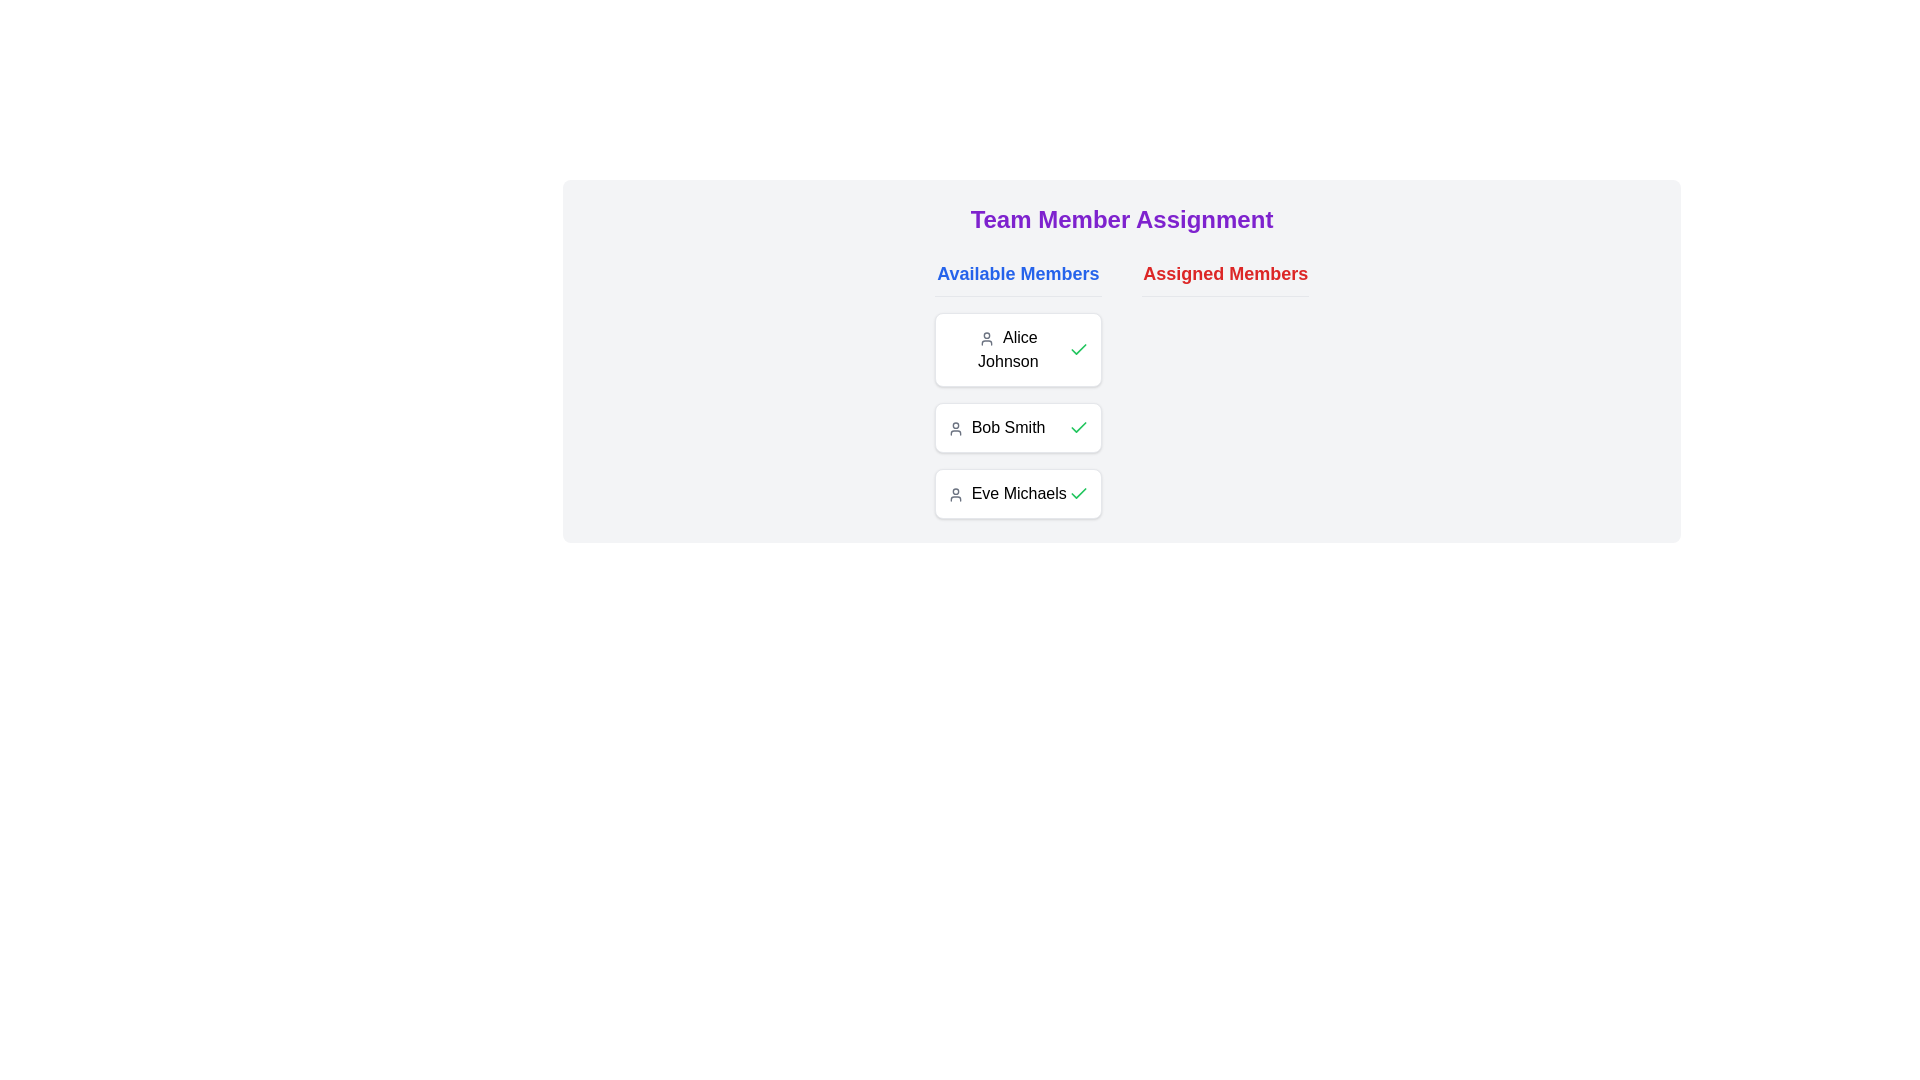 The height and width of the screenshot is (1080, 1920). I want to click on the Text Label with Icon displaying 'Bob Smith' for additional details, which is the second entry in the 'Available Members' column, located between 'Alice Johnson' and 'Eve Michaels', so click(996, 427).